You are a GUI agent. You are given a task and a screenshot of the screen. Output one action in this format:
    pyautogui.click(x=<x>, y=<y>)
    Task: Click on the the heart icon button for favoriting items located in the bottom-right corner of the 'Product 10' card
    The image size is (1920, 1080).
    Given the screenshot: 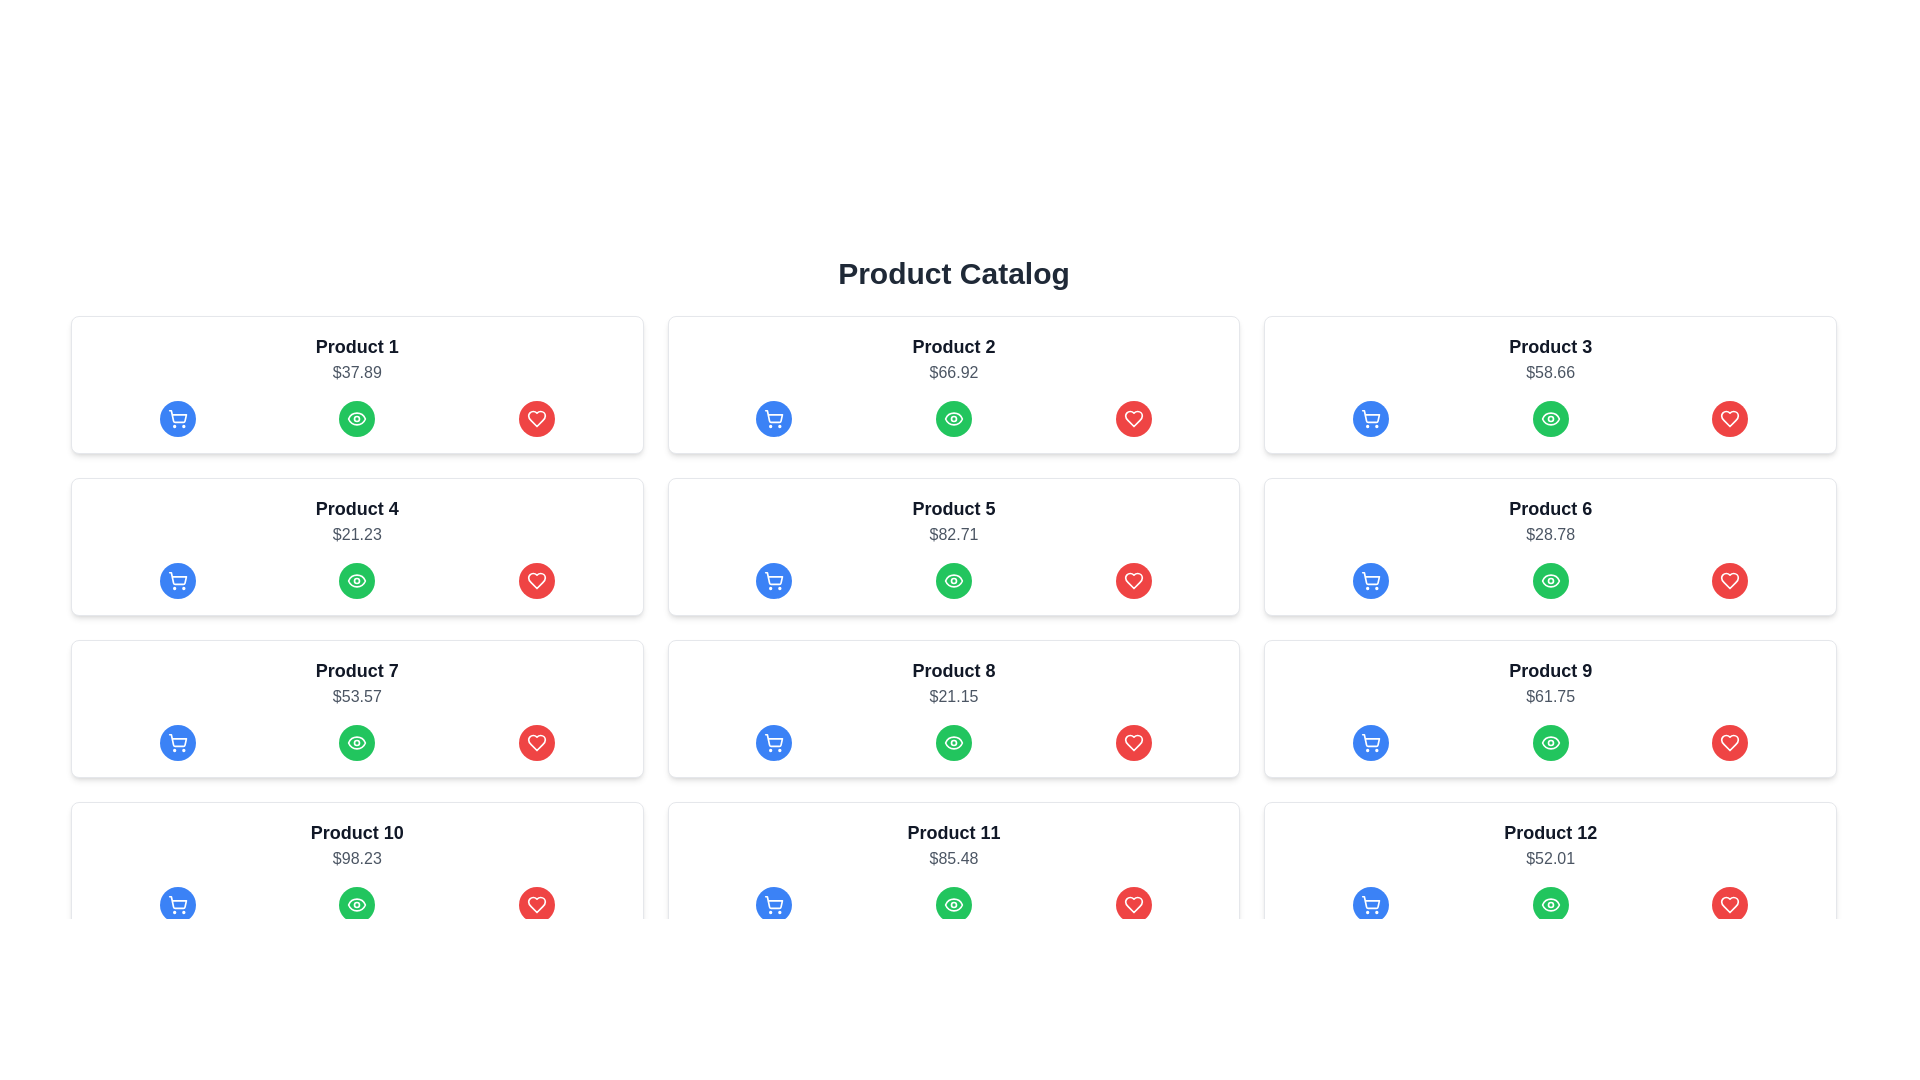 What is the action you would take?
    pyautogui.click(x=536, y=905)
    